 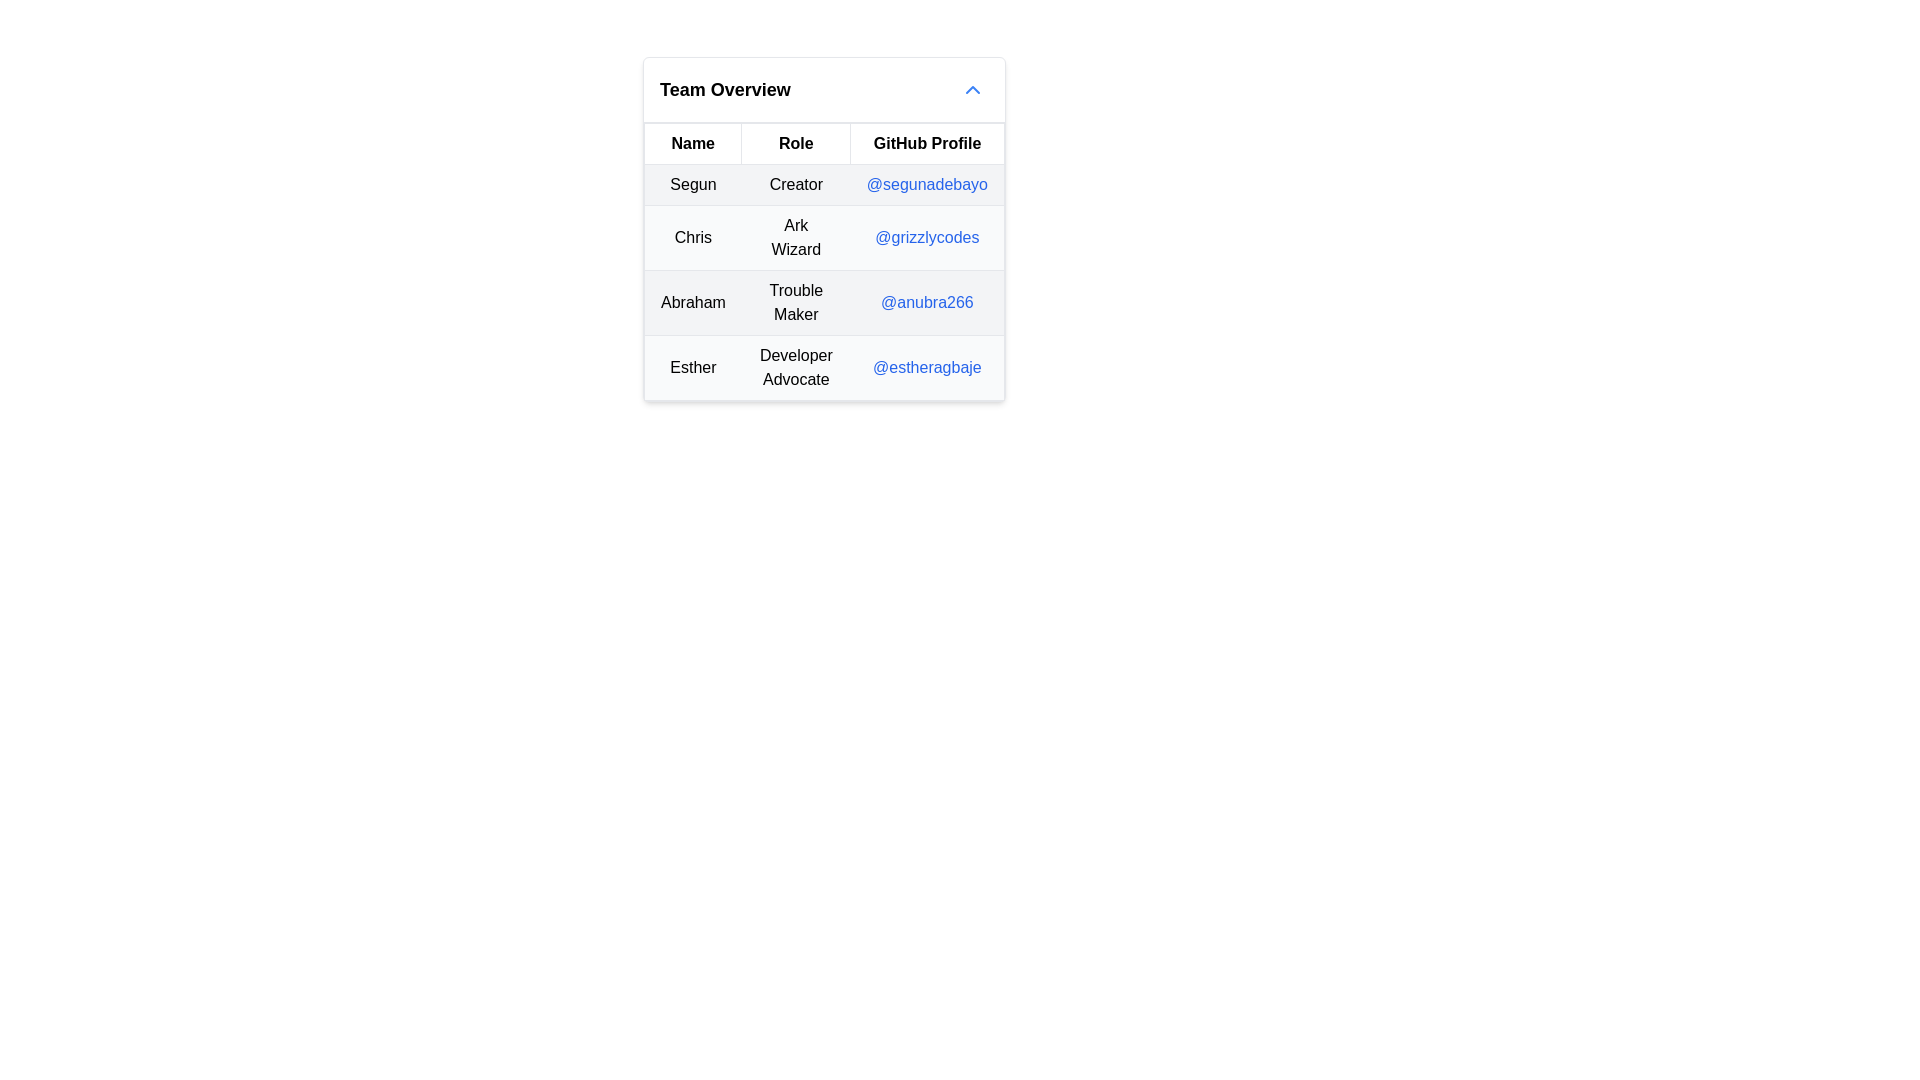 What do you see at coordinates (795, 142) in the screenshot?
I see `text label that serves as the header for the 'Role' column in the table, positioned between the 'Name' and 'GitHub Profile' labels` at bounding box center [795, 142].